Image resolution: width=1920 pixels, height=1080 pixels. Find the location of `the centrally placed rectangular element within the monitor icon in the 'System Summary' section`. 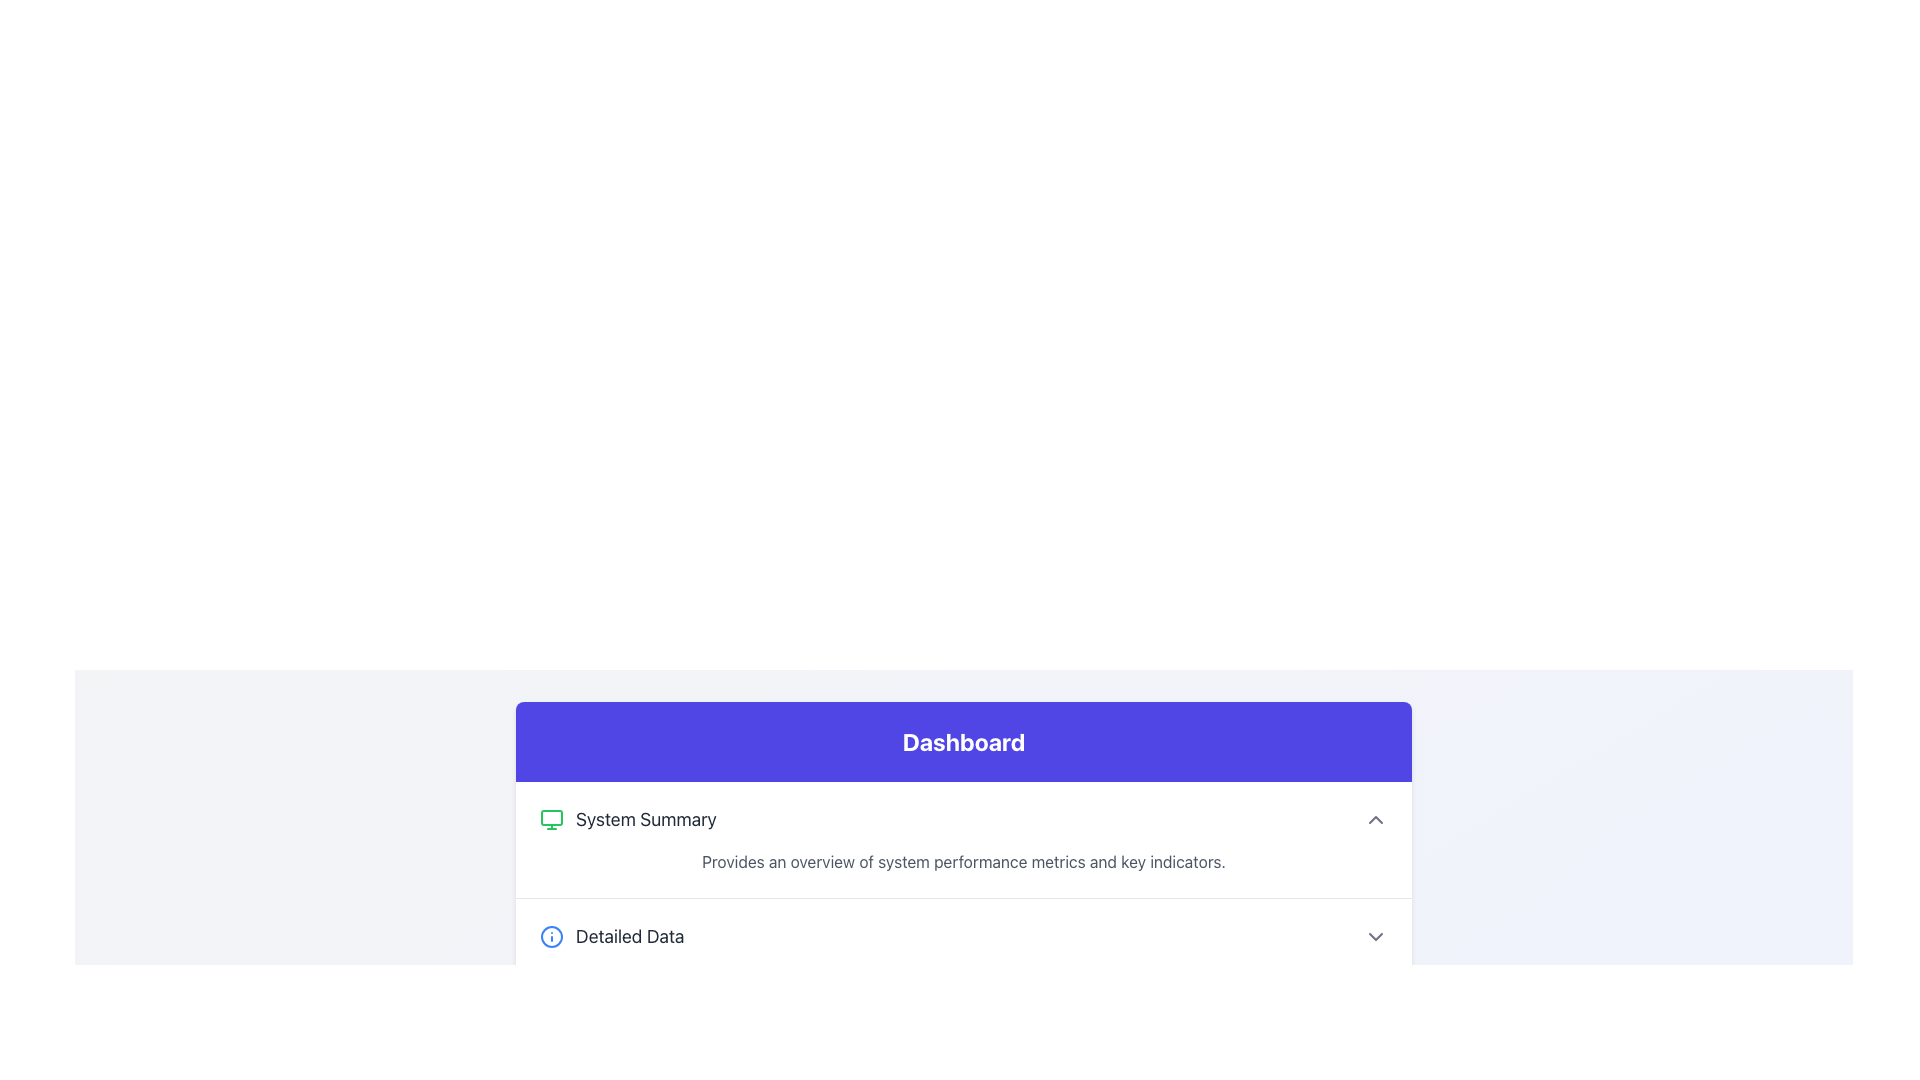

the centrally placed rectangular element within the monitor icon in the 'System Summary' section is located at coordinates (552, 817).